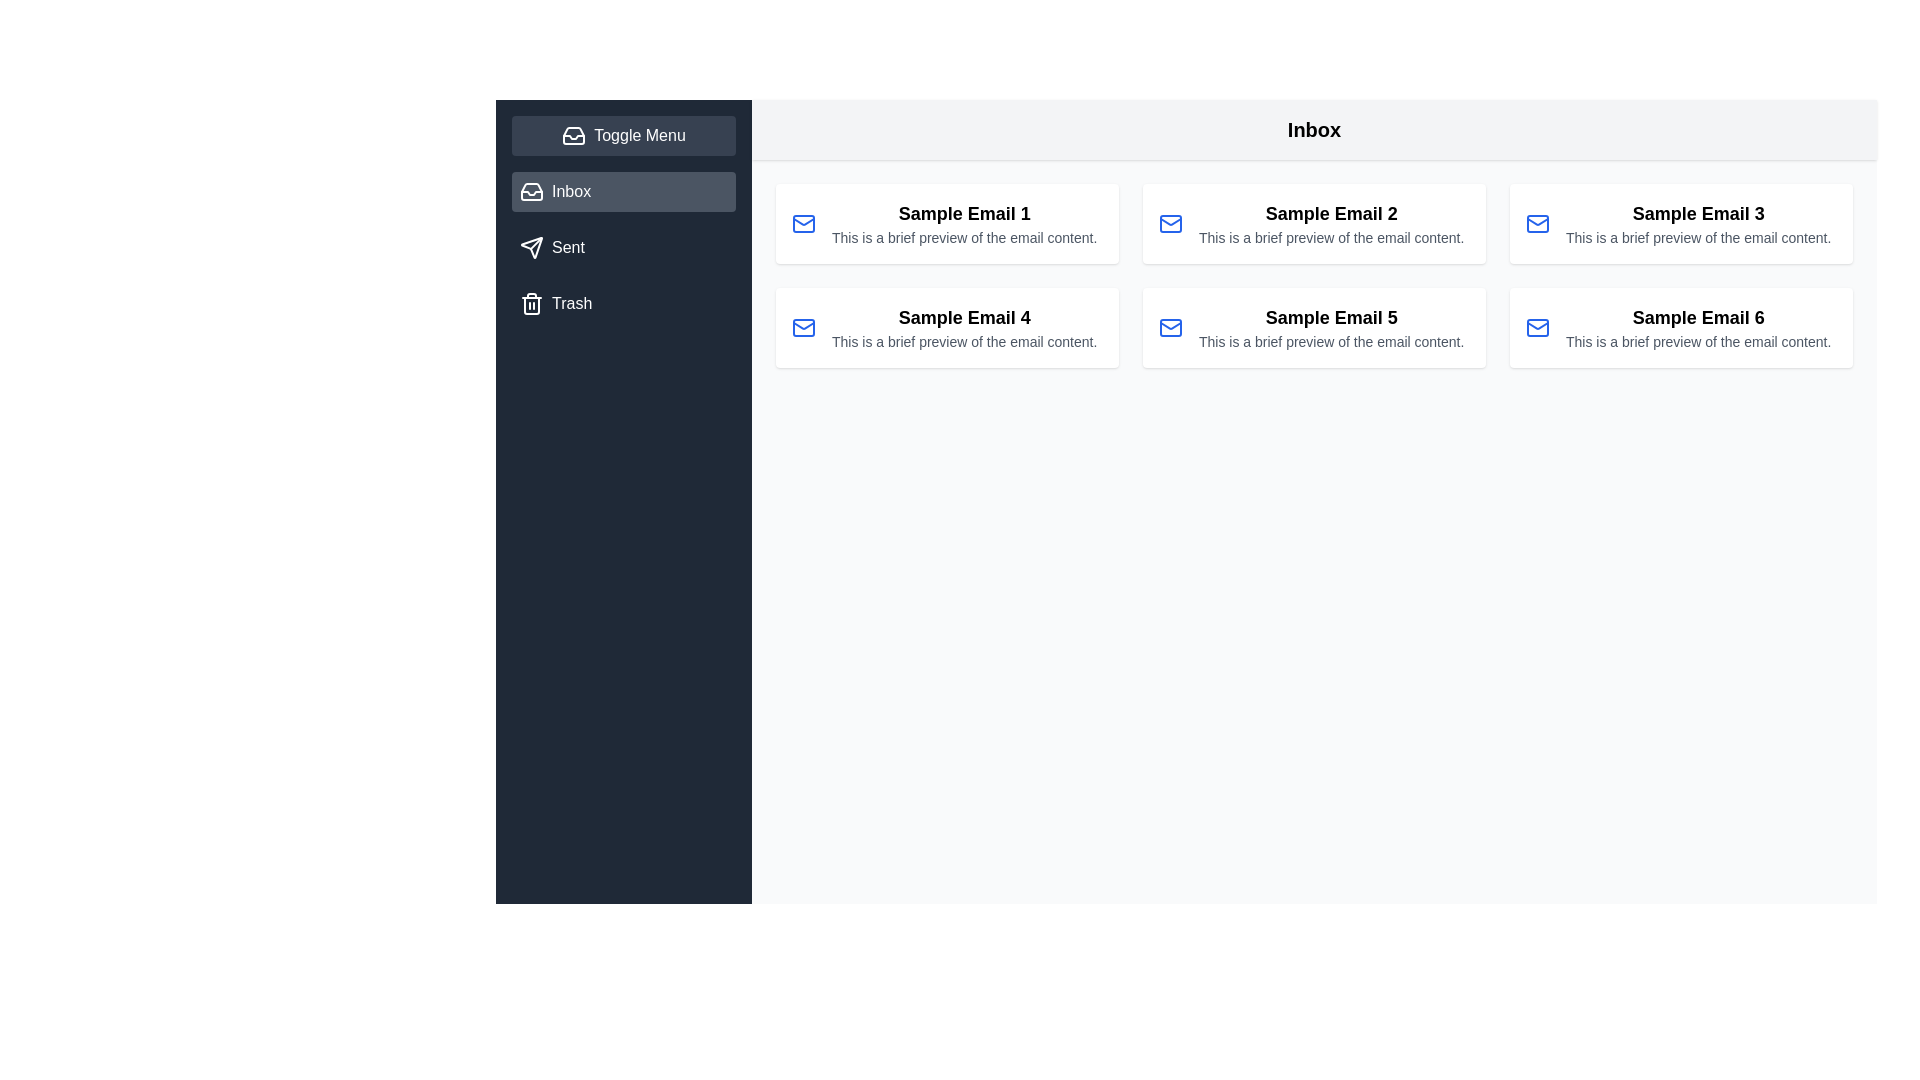  I want to click on the inbox tray icon located within the 'Toggle Menu' button at the top left of the navigation sidebar, so click(573, 135).